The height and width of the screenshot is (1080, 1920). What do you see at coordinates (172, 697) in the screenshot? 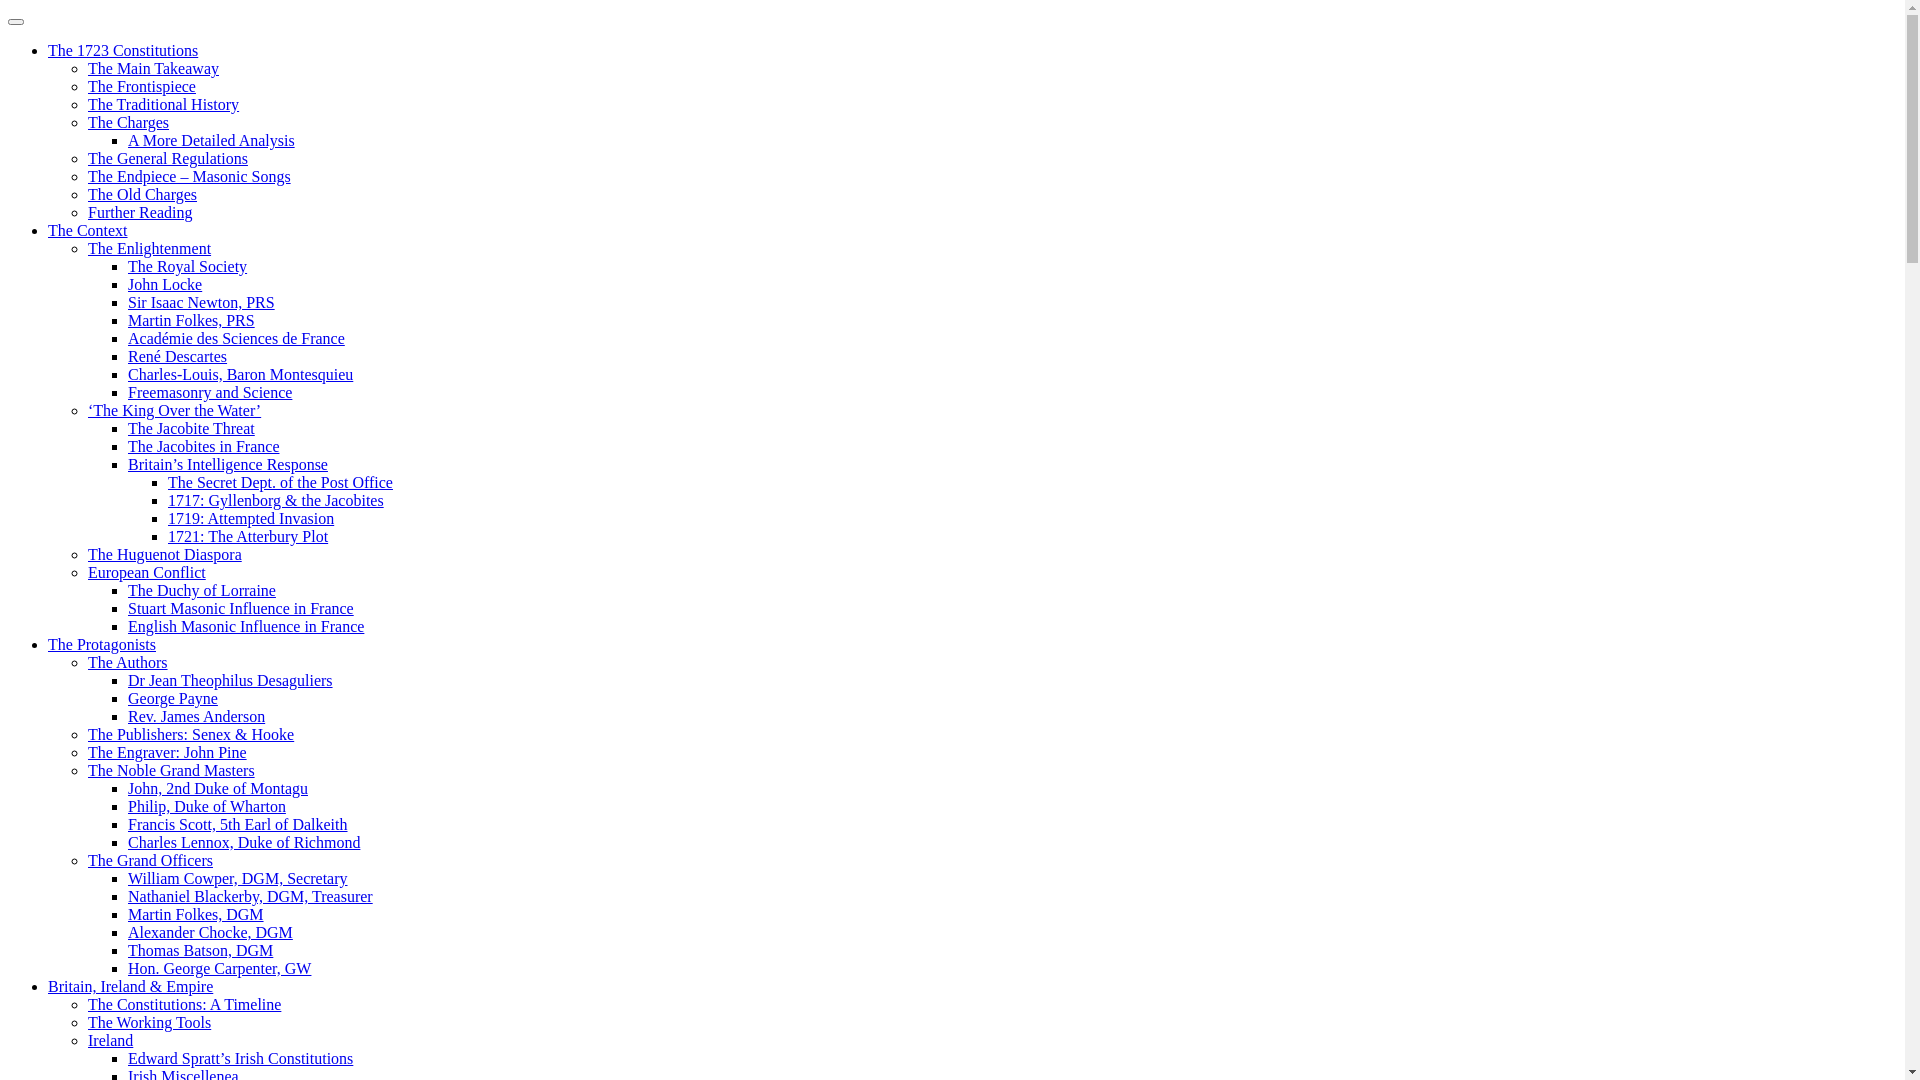
I see `'George Payne'` at bounding box center [172, 697].